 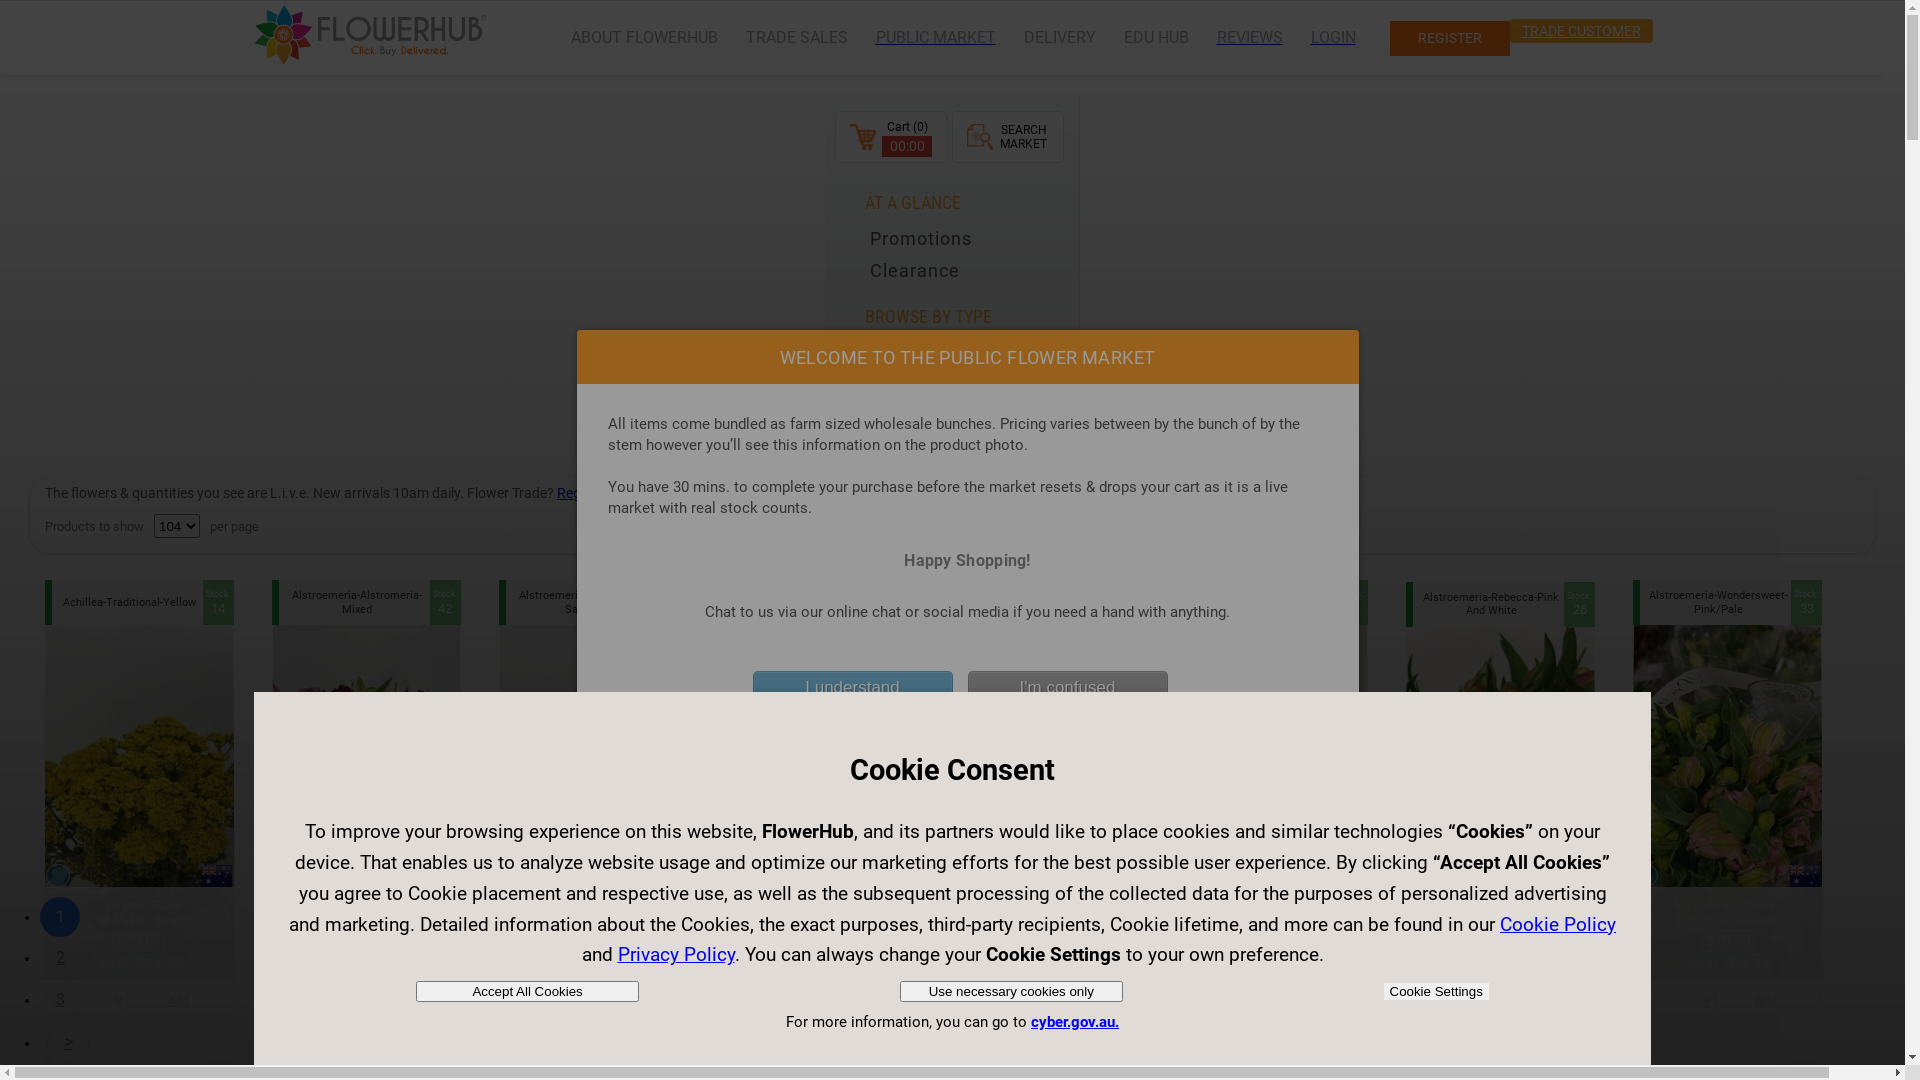 I want to click on 'cyber.gov.au.', so click(x=1074, y=1022).